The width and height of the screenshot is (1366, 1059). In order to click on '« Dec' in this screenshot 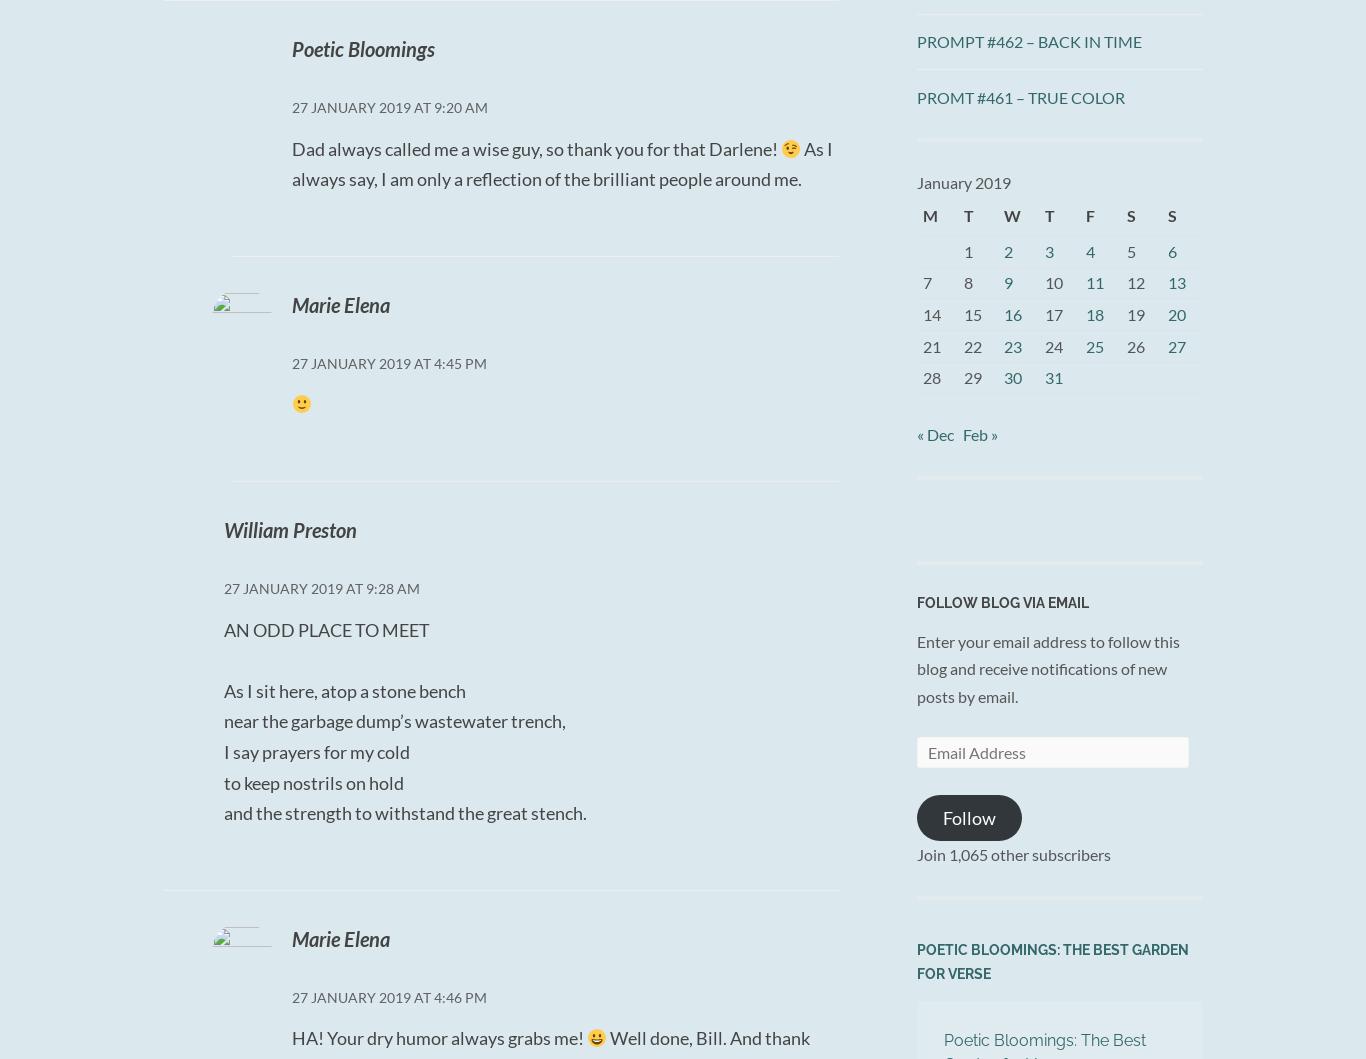, I will do `click(935, 434)`.